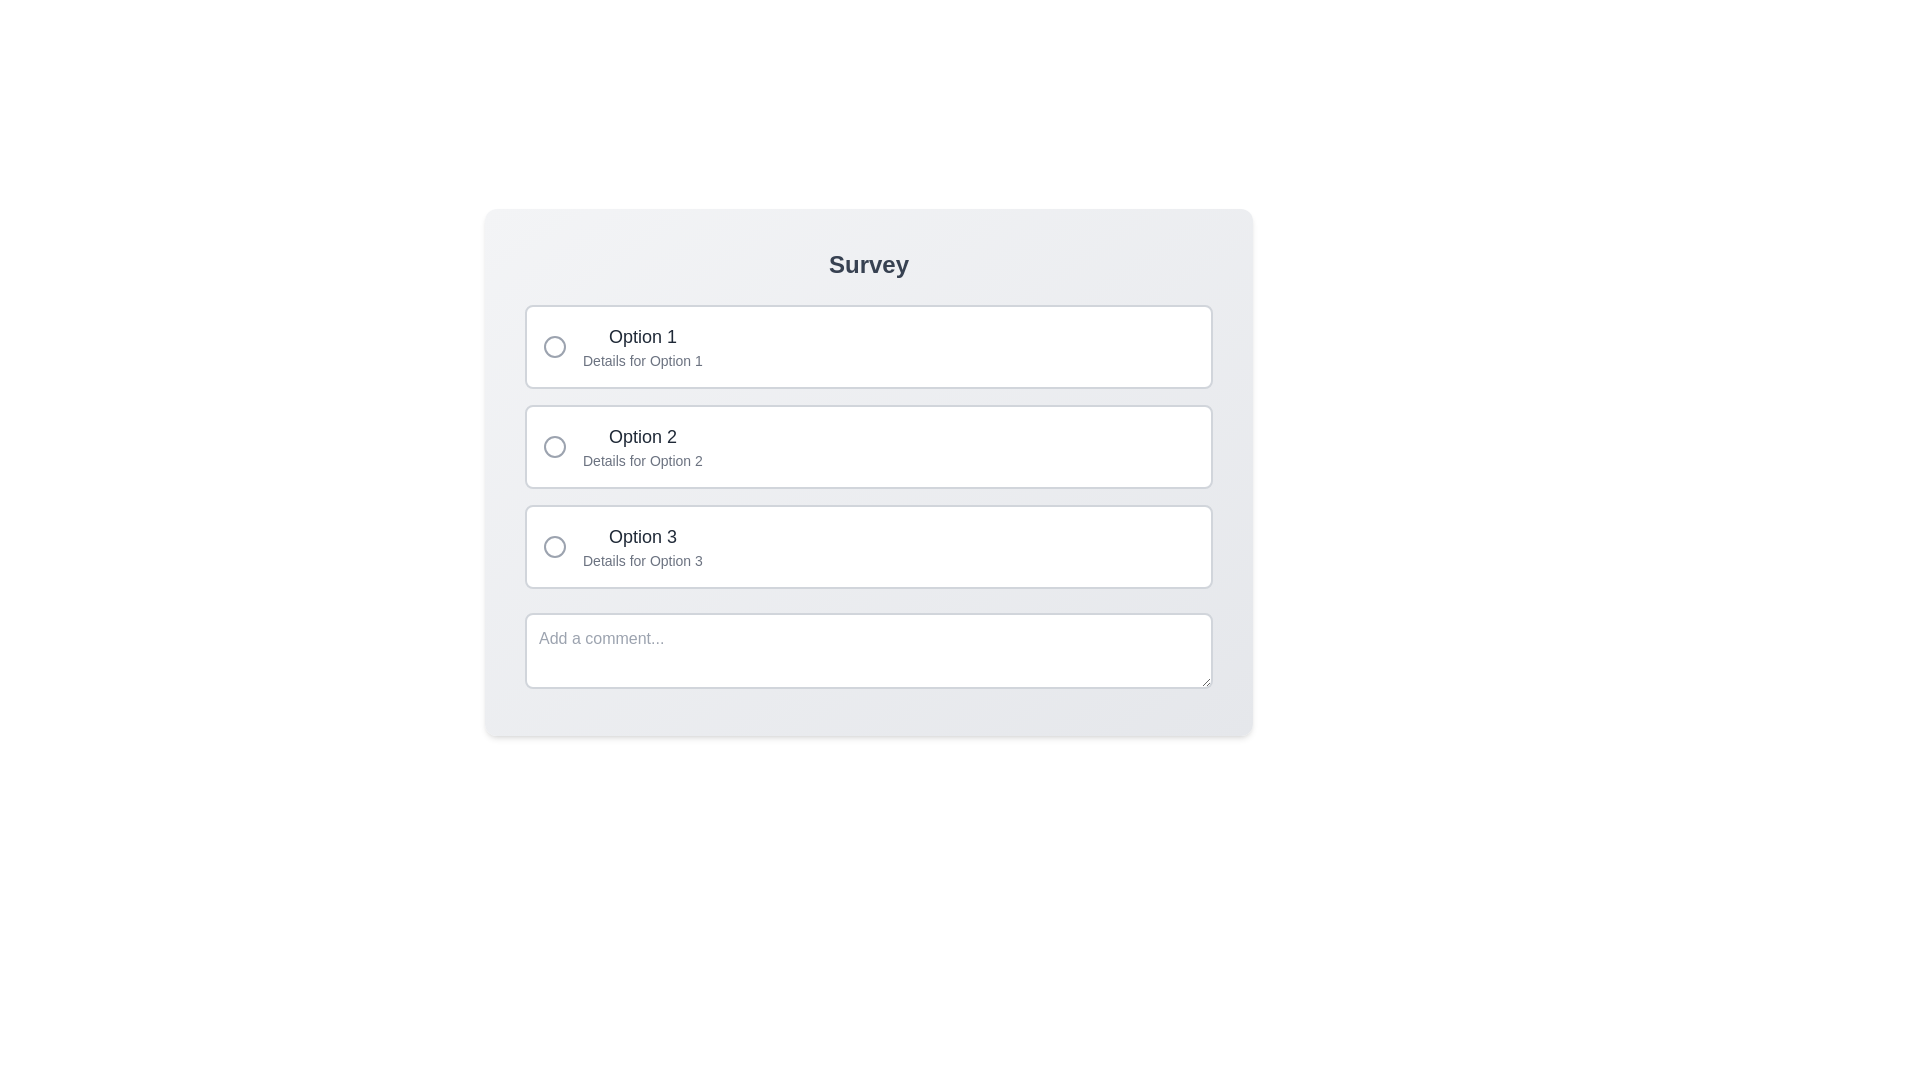  Describe the element at coordinates (643, 361) in the screenshot. I see `the static text label that provides descriptive detail for the first selectable option, located immediately below the title 'Option 1'` at that location.